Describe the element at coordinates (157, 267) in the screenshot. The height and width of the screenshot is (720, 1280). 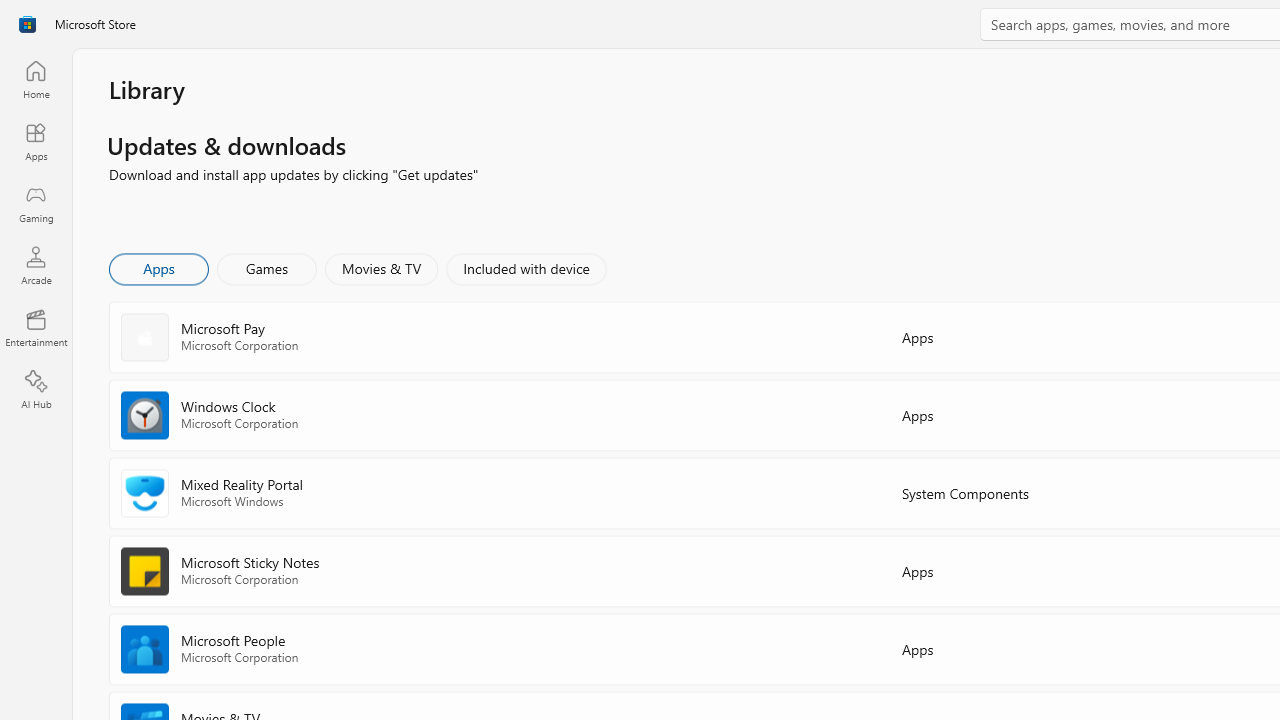
I see `'Apps'` at that location.